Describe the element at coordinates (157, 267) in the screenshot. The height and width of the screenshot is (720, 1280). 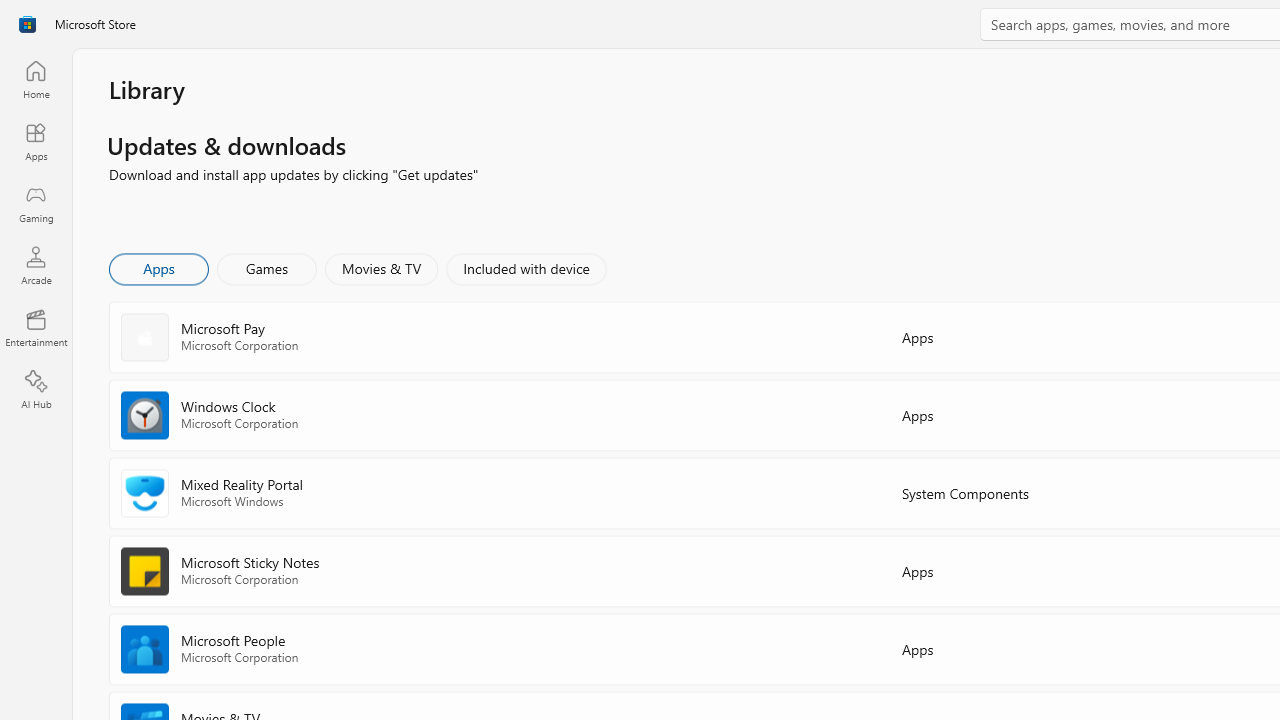
I see `'Apps'` at that location.